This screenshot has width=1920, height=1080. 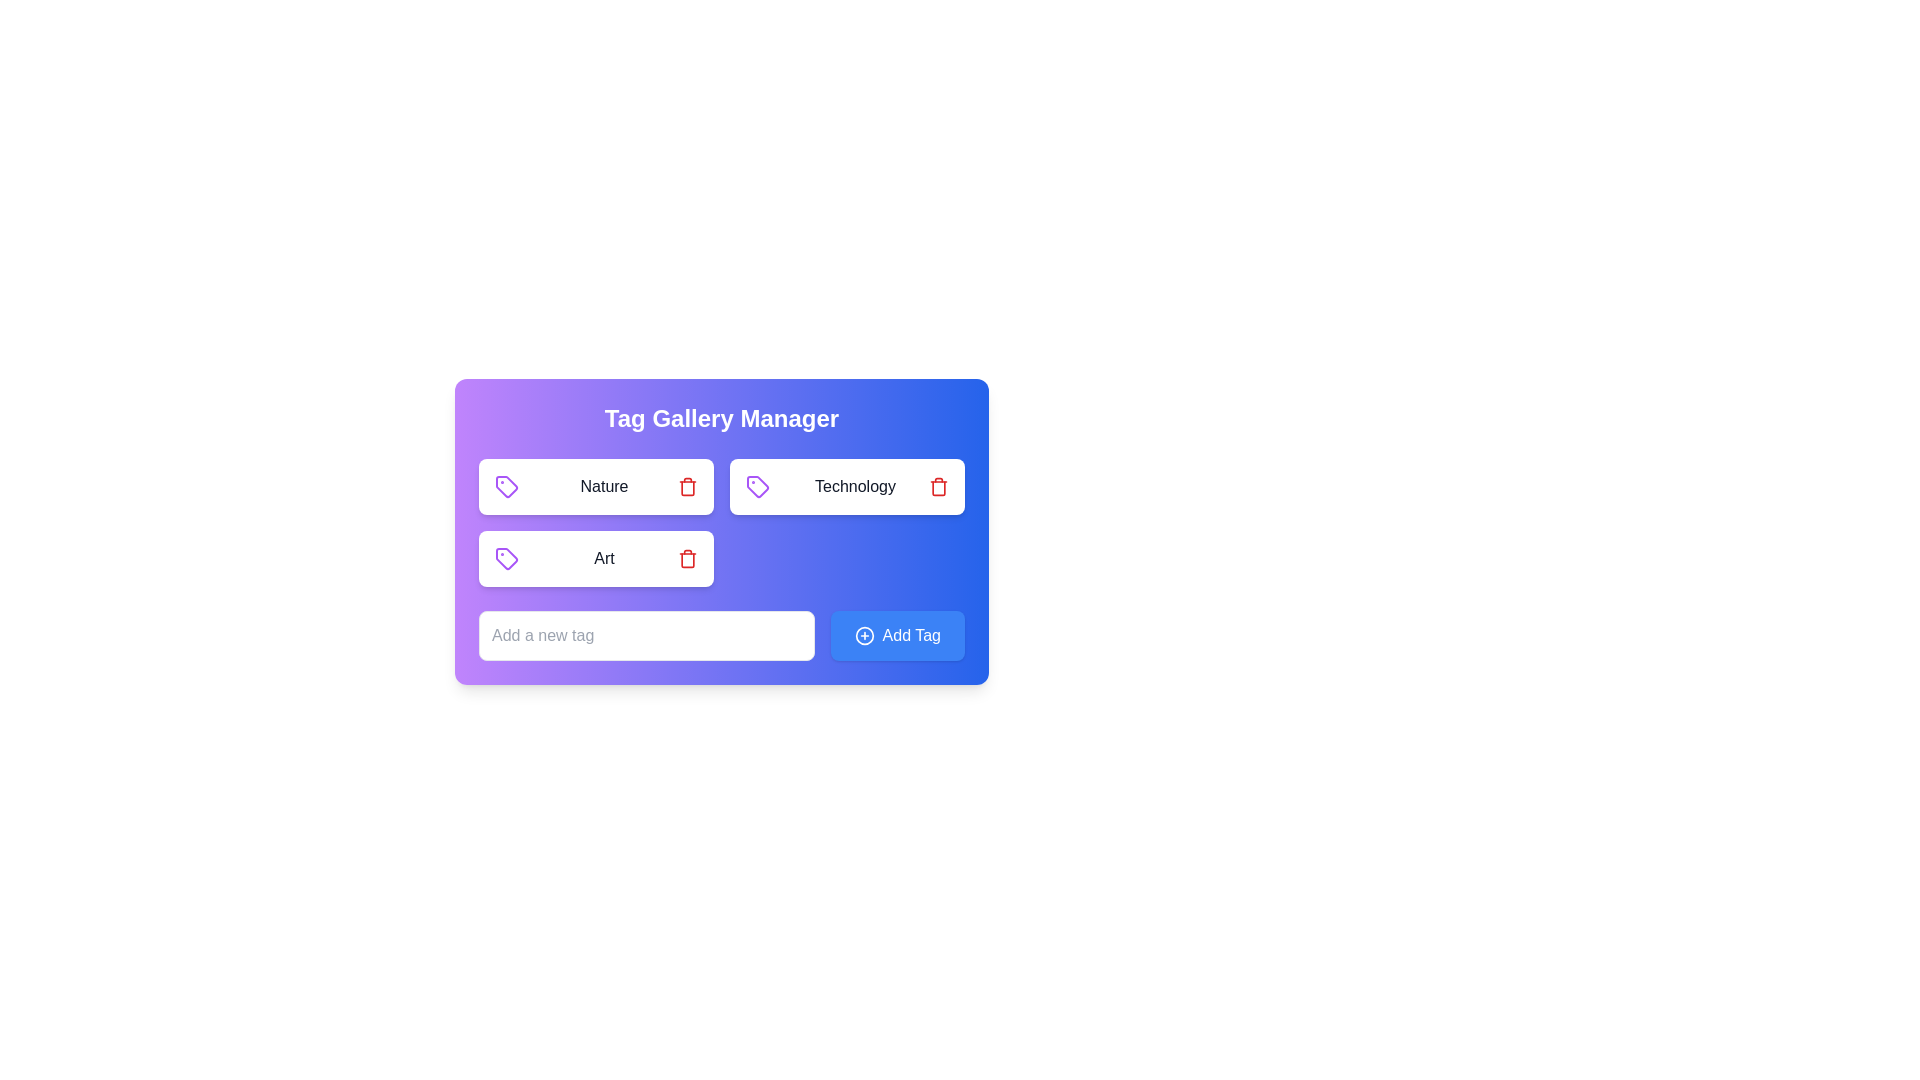 I want to click on the delete icon located at the far right of the white rectangular box labeled 'Technology', so click(x=938, y=486).